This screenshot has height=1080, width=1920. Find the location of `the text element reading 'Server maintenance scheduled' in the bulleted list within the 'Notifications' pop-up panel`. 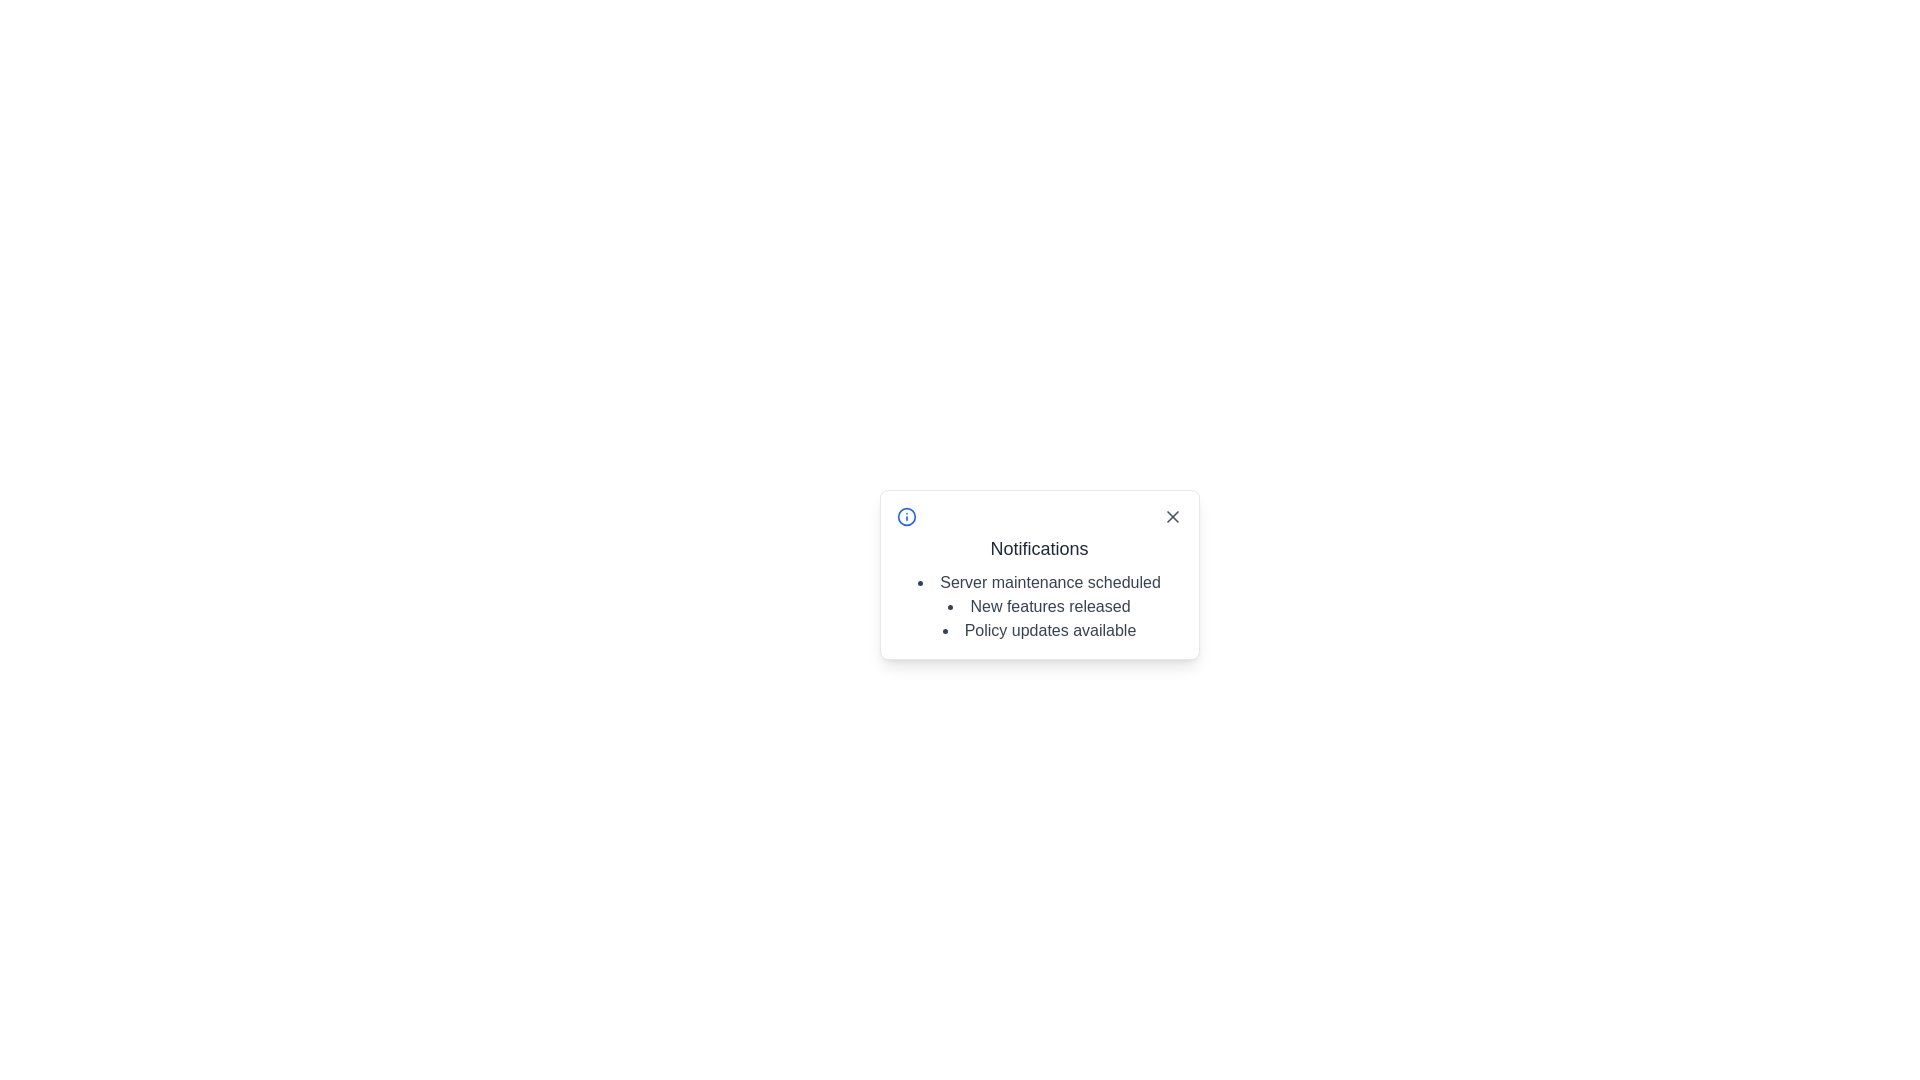

the text element reading 'Server maintenance scheduled' in the bulleted list within the 'Notifications' pop-up panel is located at coordinates (1039, 582).